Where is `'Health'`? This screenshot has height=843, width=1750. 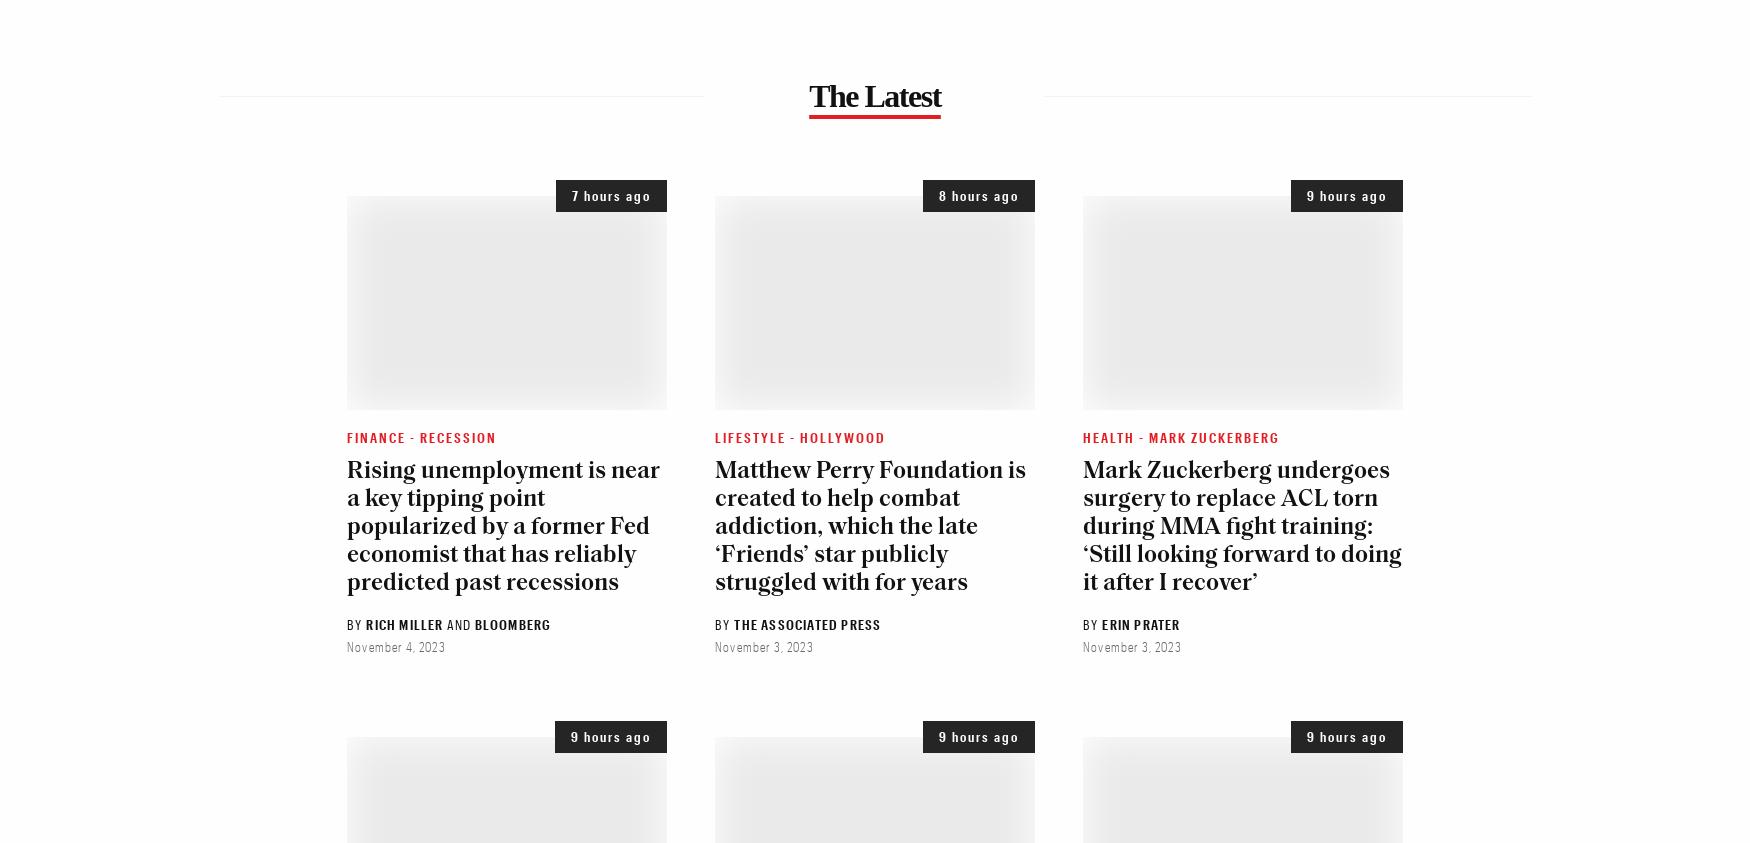
'Health' is located at coordinates (1108, 436).